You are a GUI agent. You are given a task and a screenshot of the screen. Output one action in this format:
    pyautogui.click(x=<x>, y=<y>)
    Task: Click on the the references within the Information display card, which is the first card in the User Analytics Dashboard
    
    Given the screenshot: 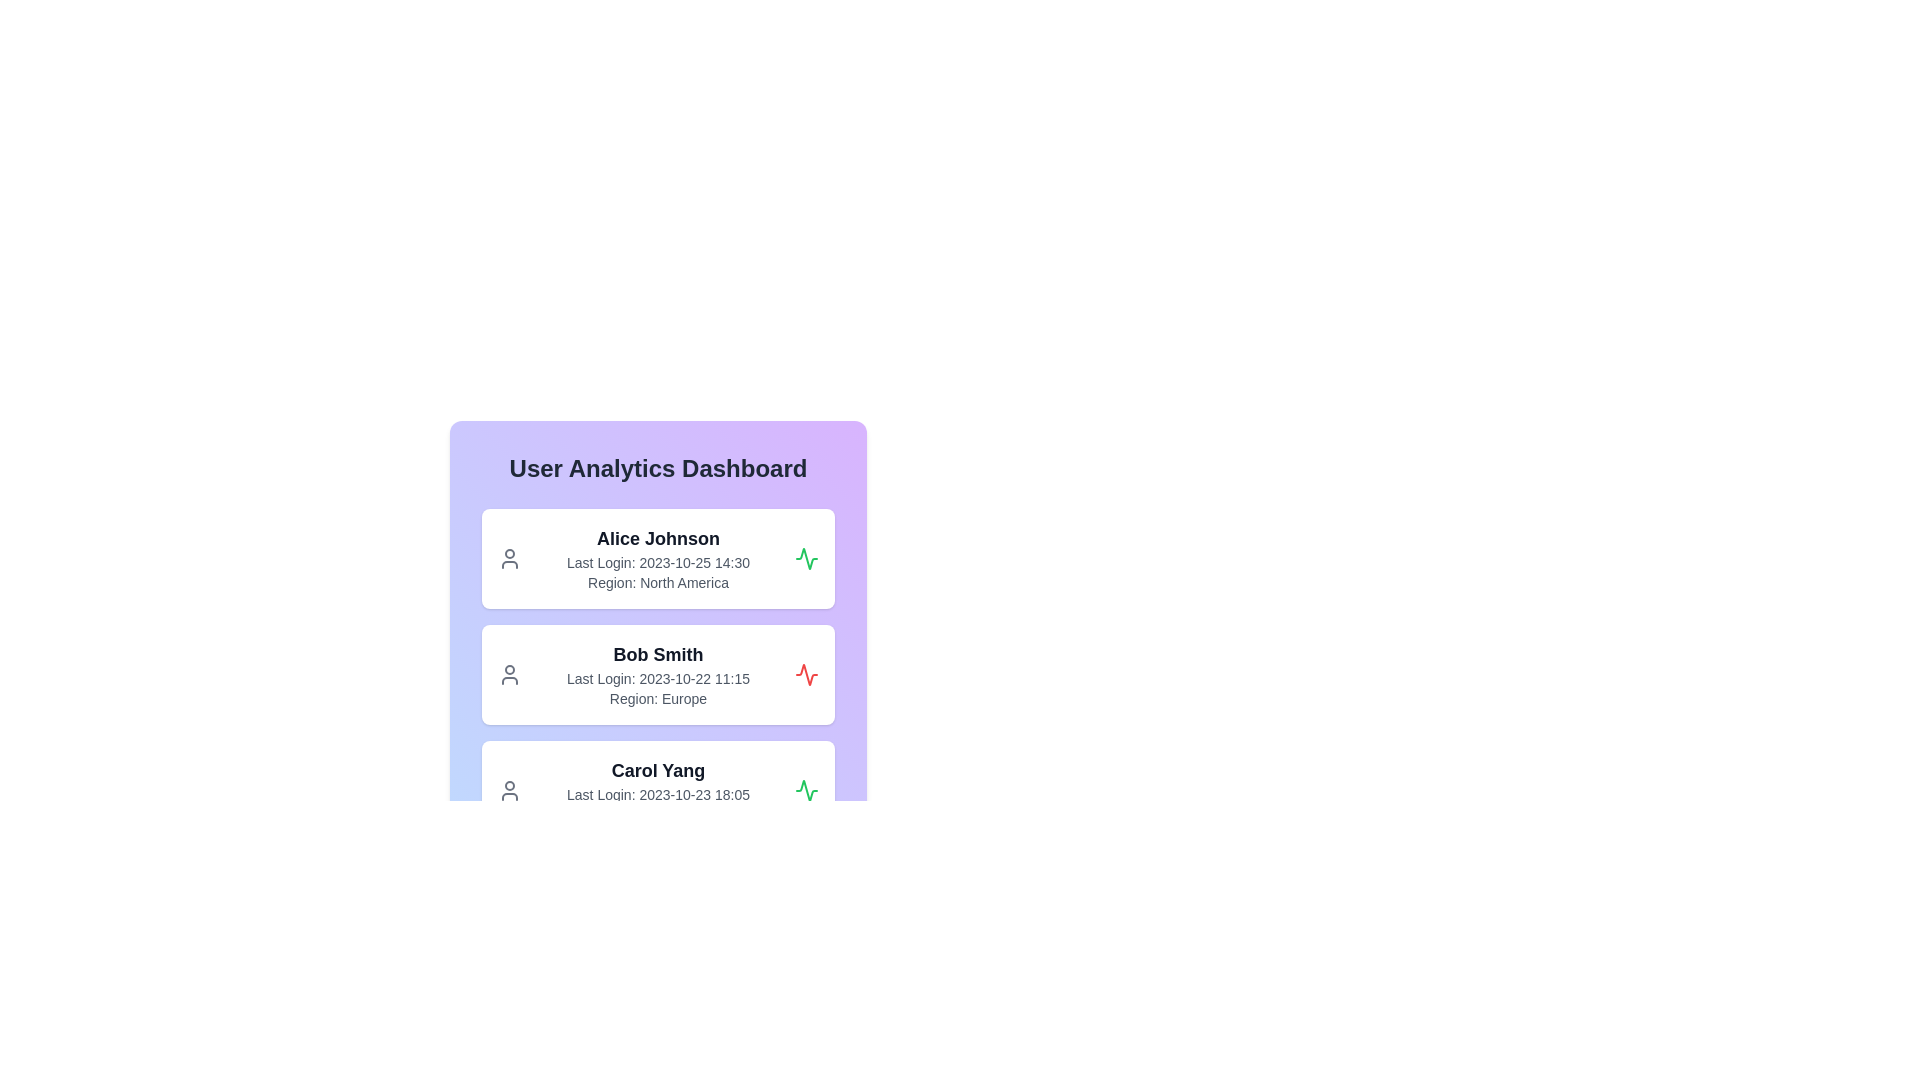 What is the action you would take?
    pyautogui.click(x=658, y=597)
    